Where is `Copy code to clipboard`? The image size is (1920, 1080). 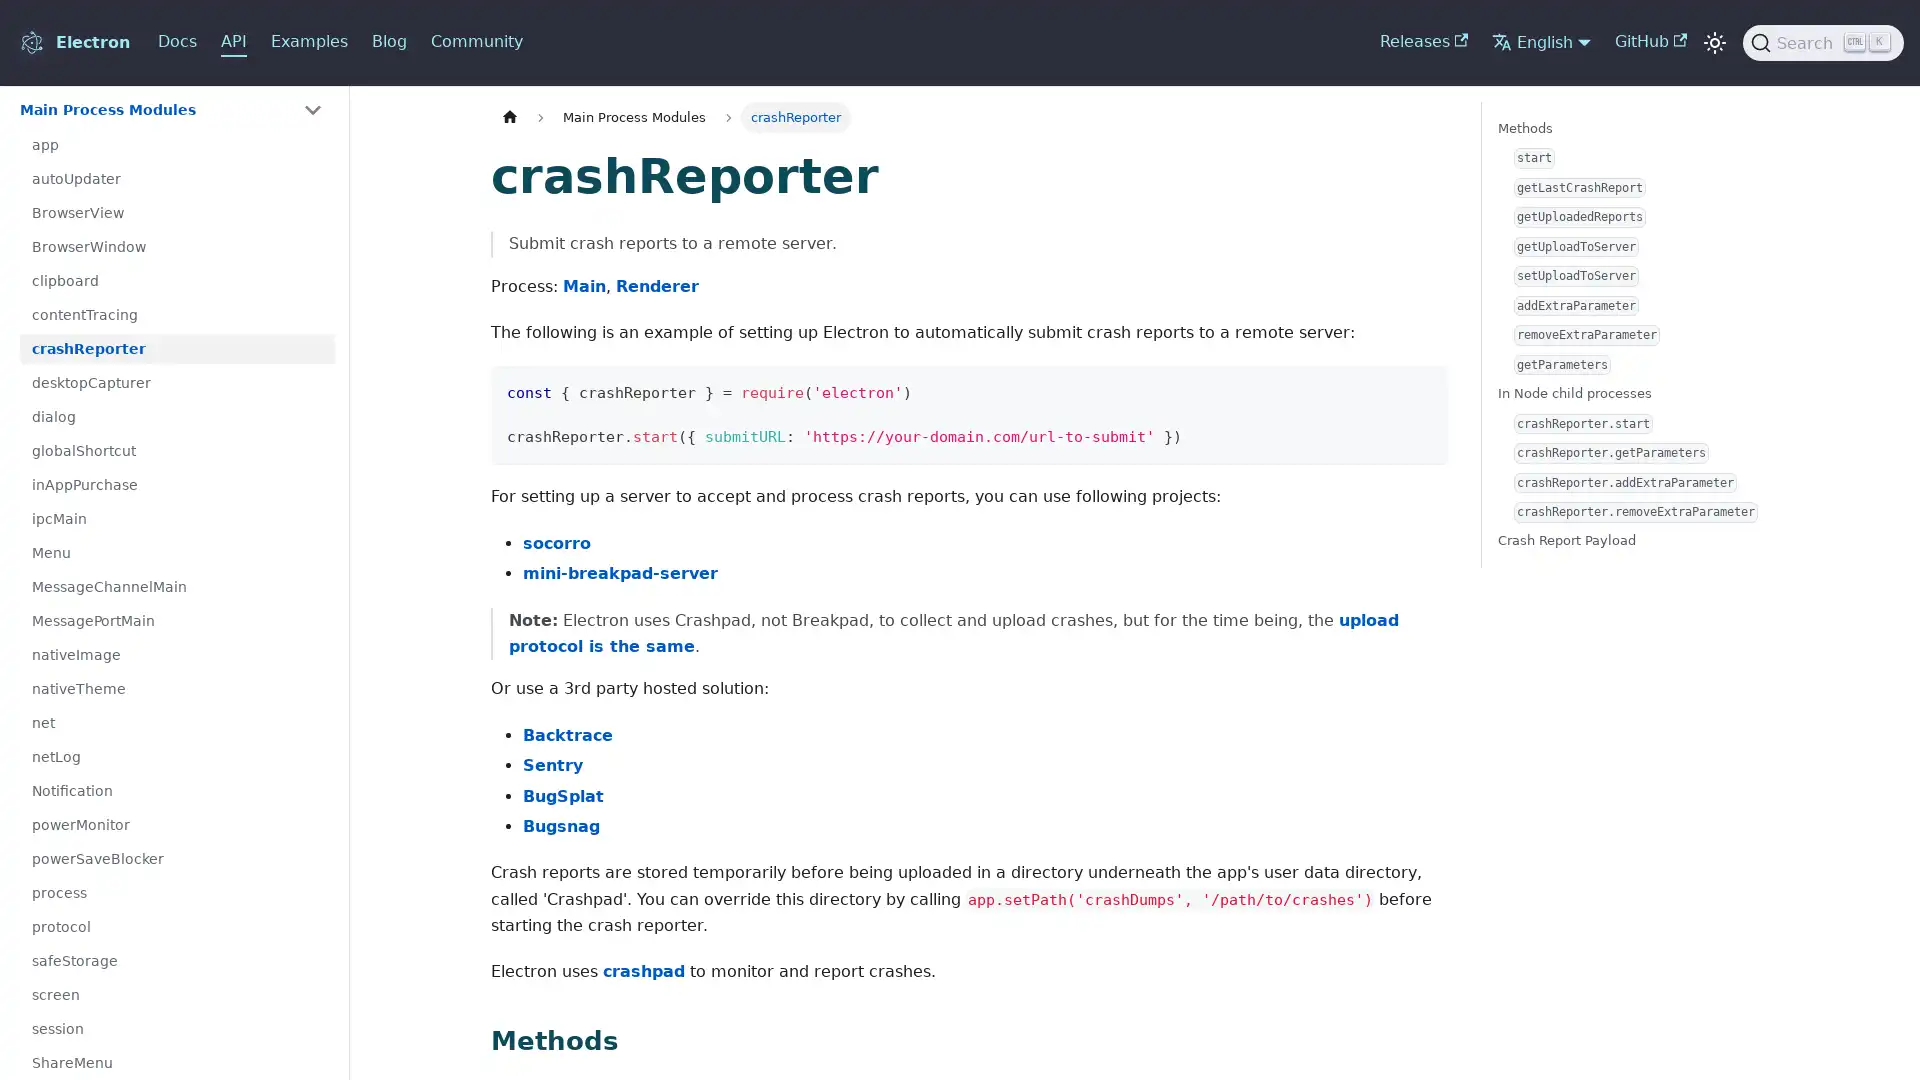
Copy code to clipboard is located at coordinates (1423, 390).